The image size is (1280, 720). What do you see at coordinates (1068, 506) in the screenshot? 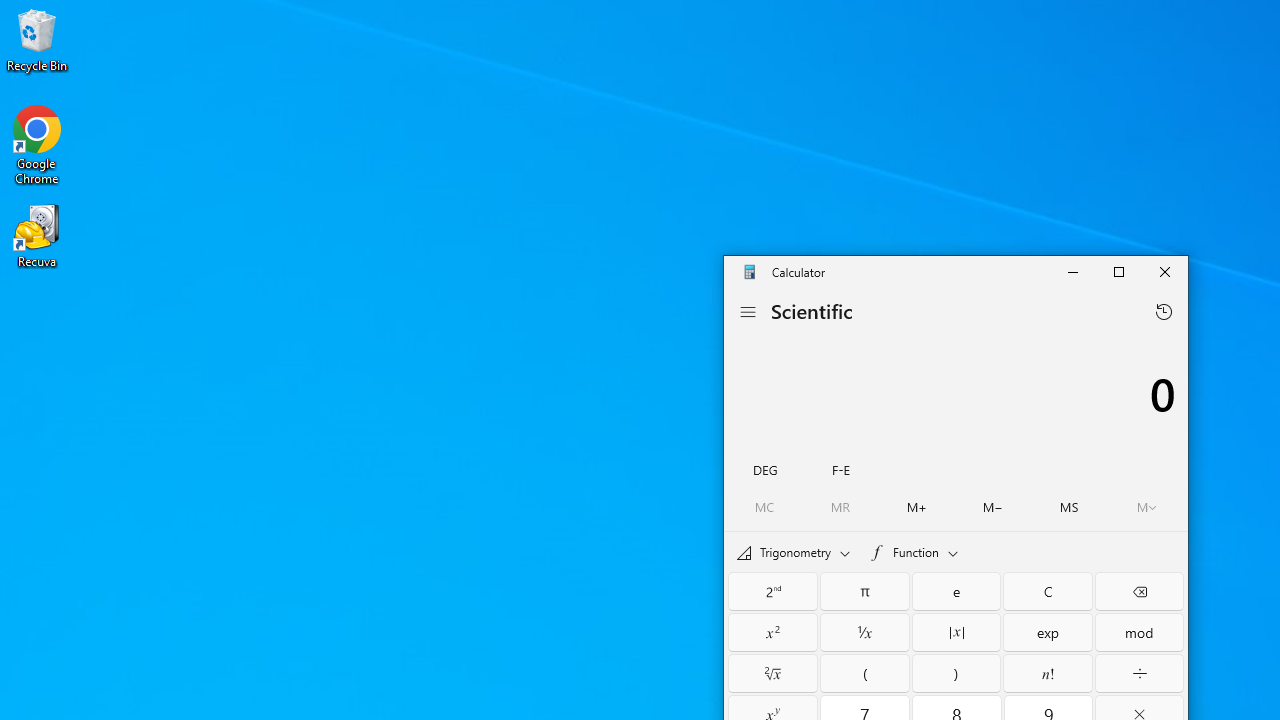
I see `'Memory store'` at bounding box center [1068, 506].